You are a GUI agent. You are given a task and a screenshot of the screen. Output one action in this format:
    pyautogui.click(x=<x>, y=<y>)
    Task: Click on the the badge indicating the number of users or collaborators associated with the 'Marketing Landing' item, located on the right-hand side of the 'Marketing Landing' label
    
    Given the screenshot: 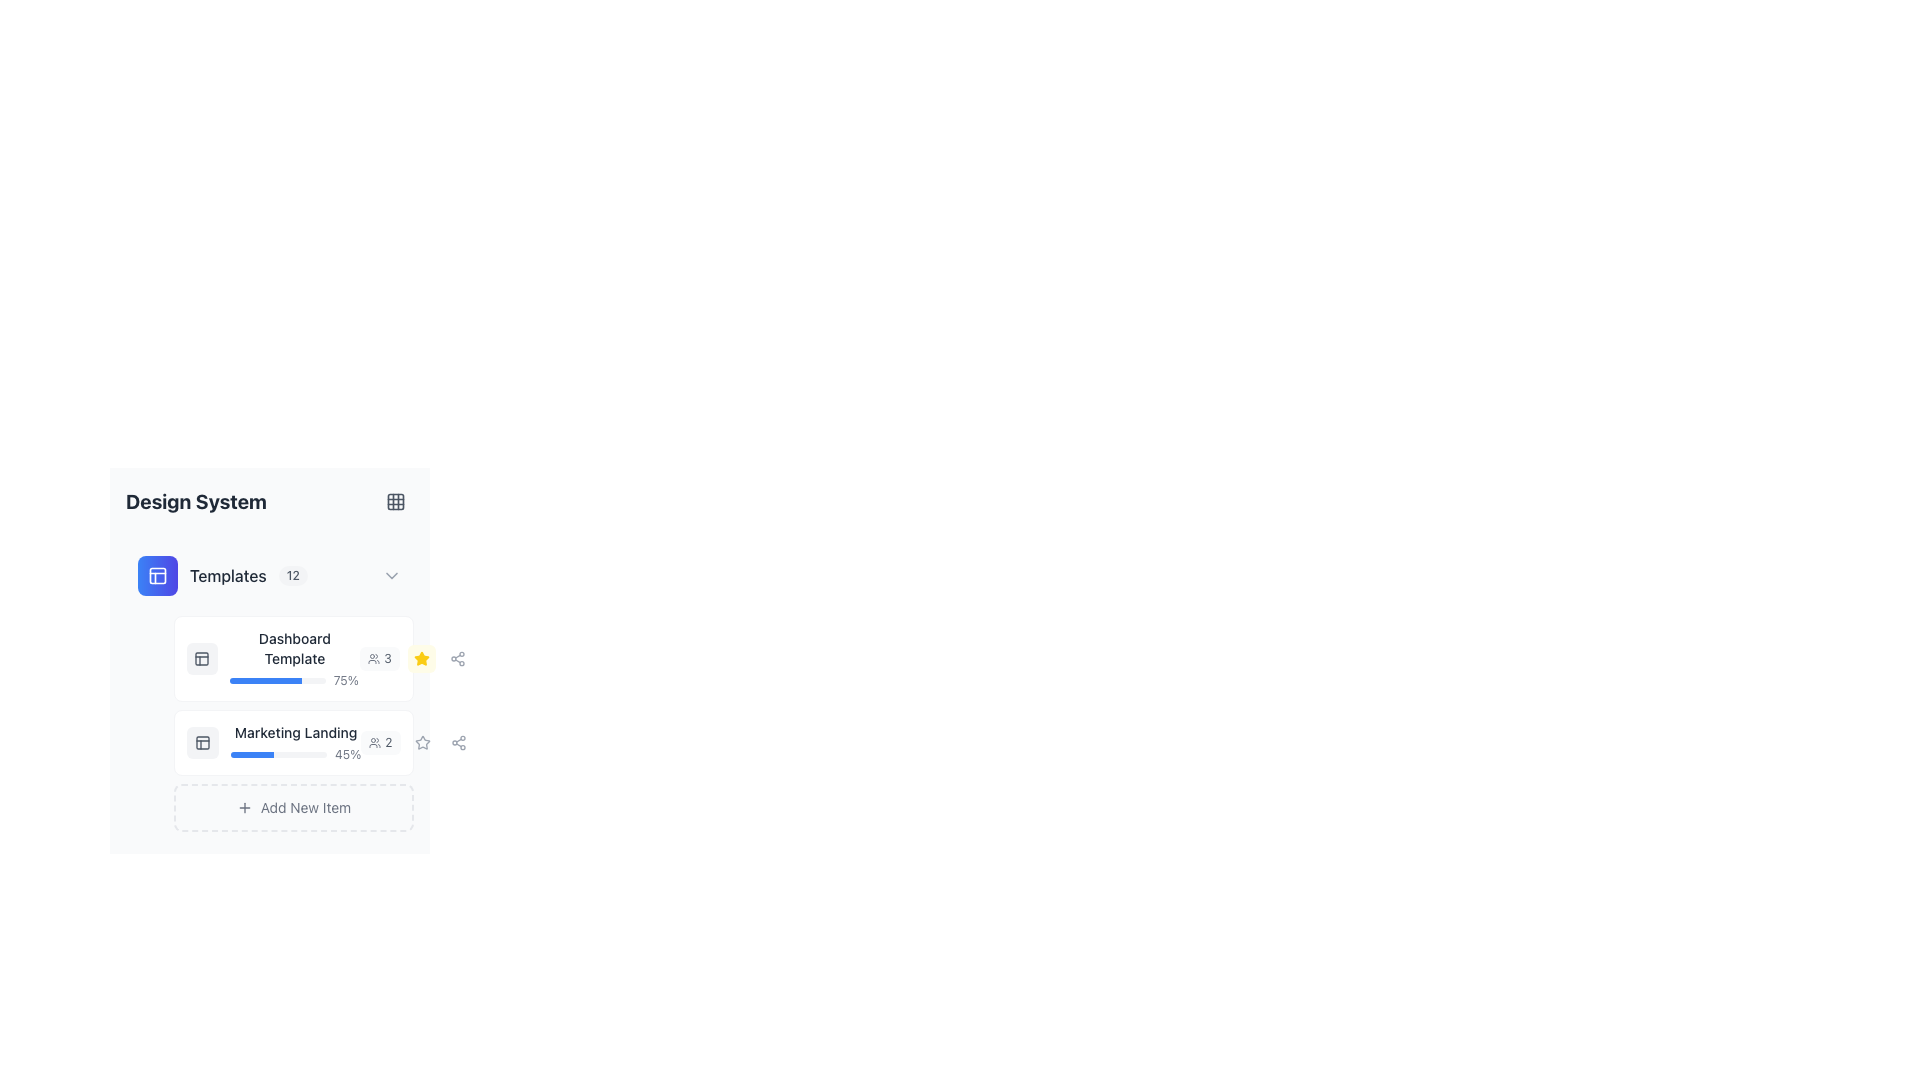 What is the action you would take?
    pyautogui.click(x=380, y=743)
    